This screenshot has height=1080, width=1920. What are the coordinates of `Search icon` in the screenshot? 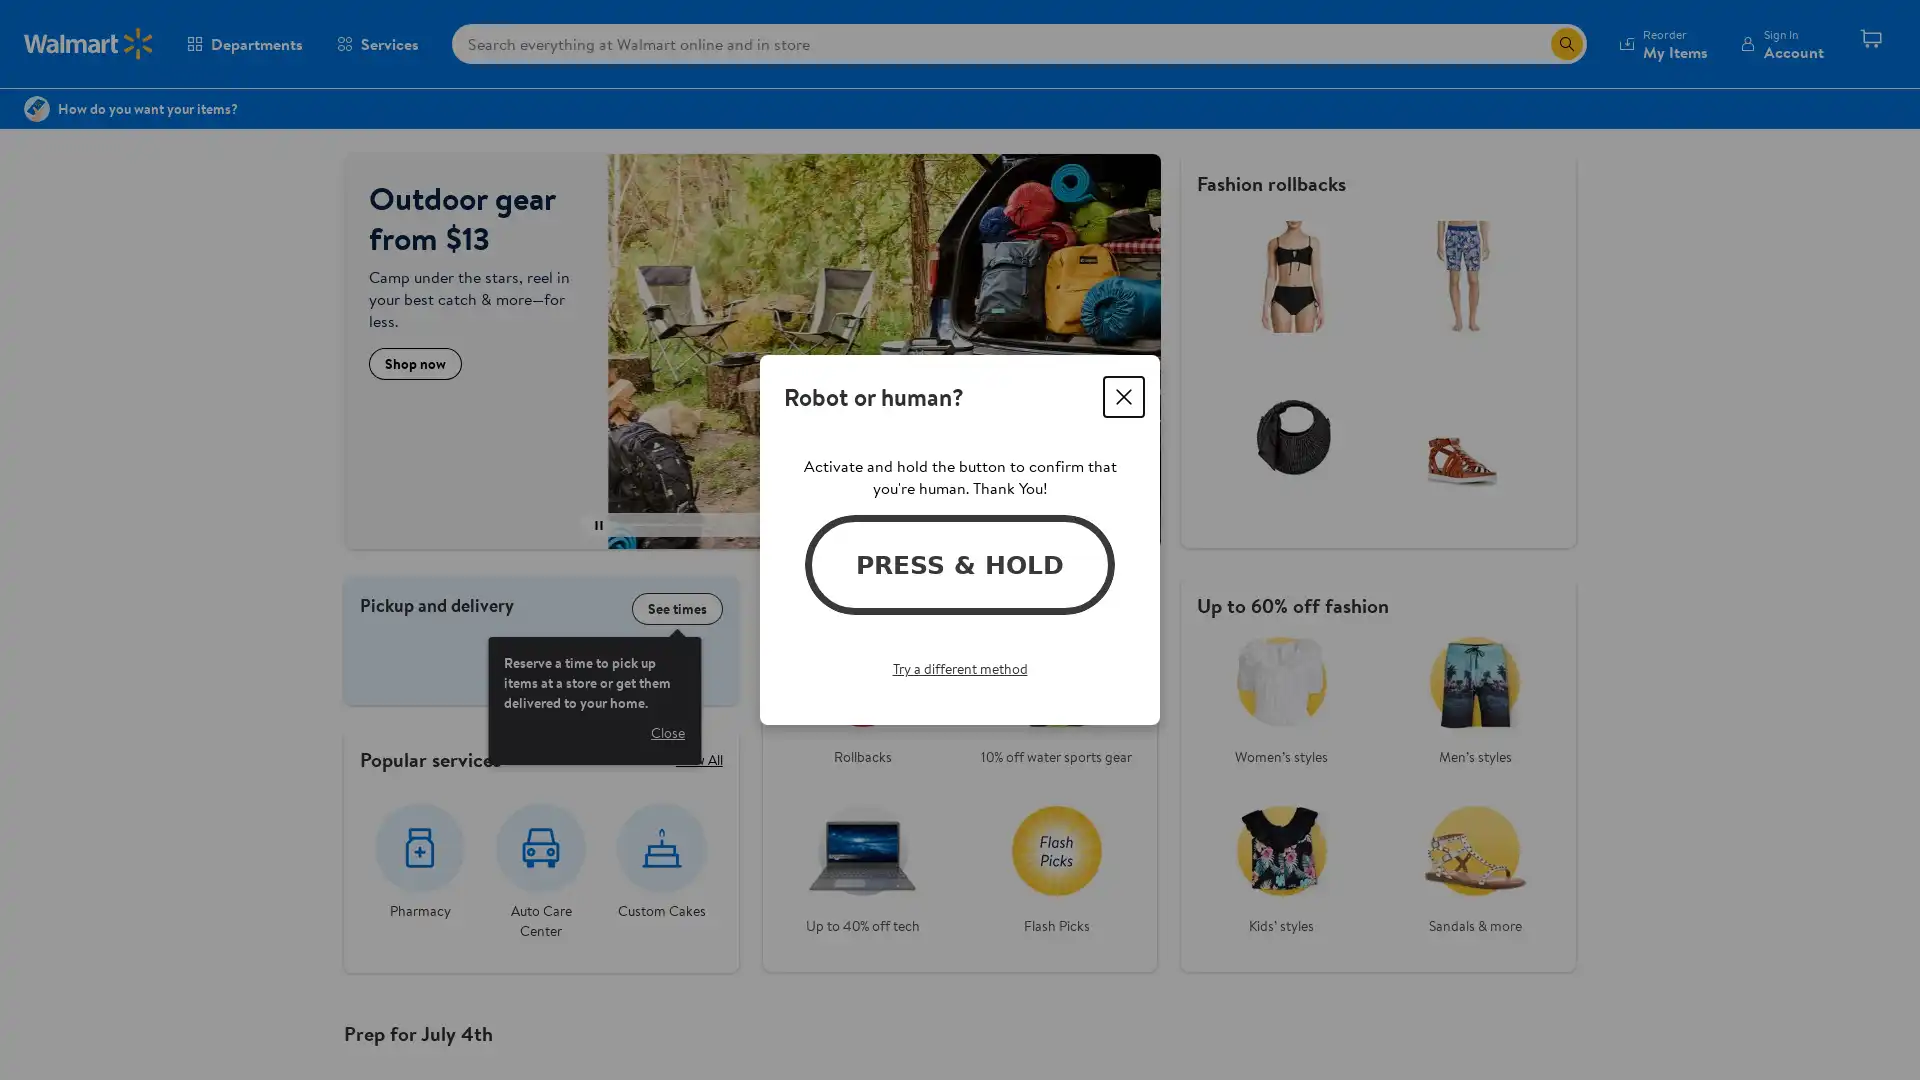 It's located at (1565, 43).